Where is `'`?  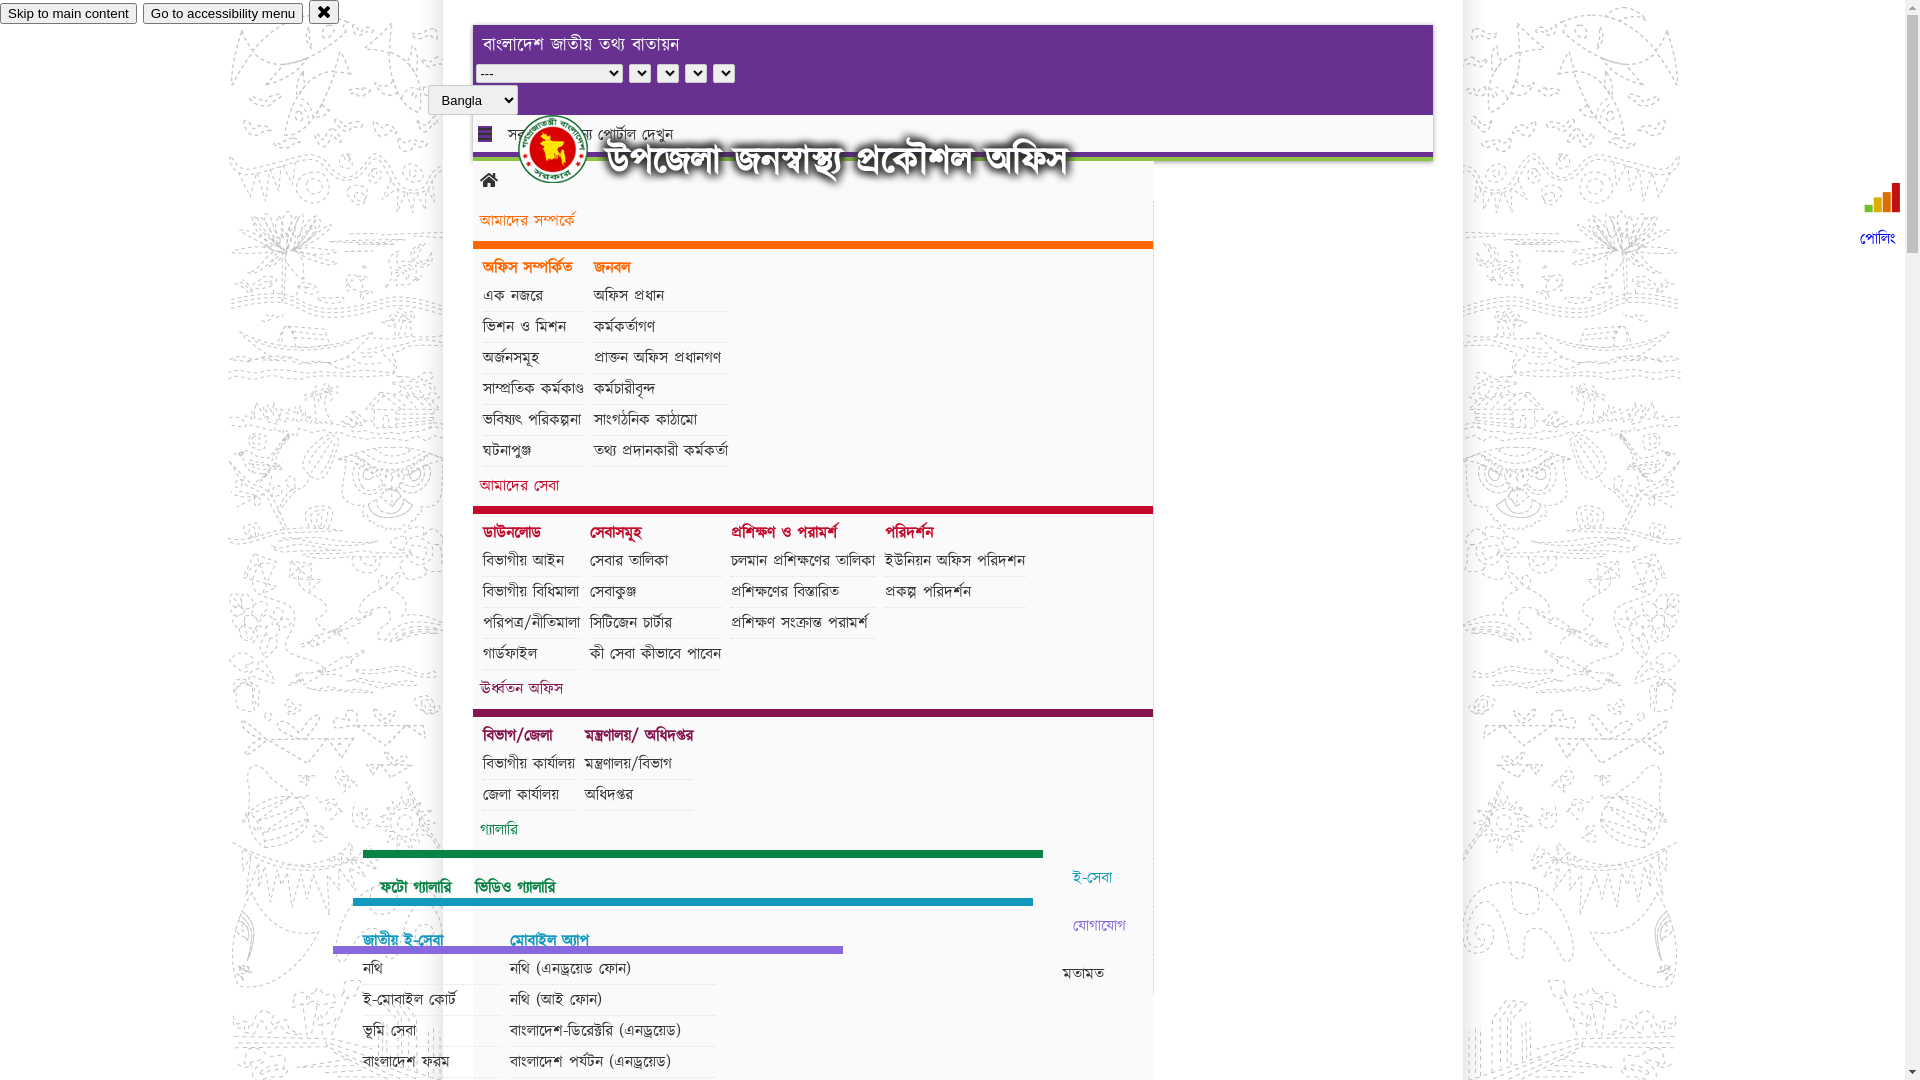 ' is located at coordinates (569, 148).